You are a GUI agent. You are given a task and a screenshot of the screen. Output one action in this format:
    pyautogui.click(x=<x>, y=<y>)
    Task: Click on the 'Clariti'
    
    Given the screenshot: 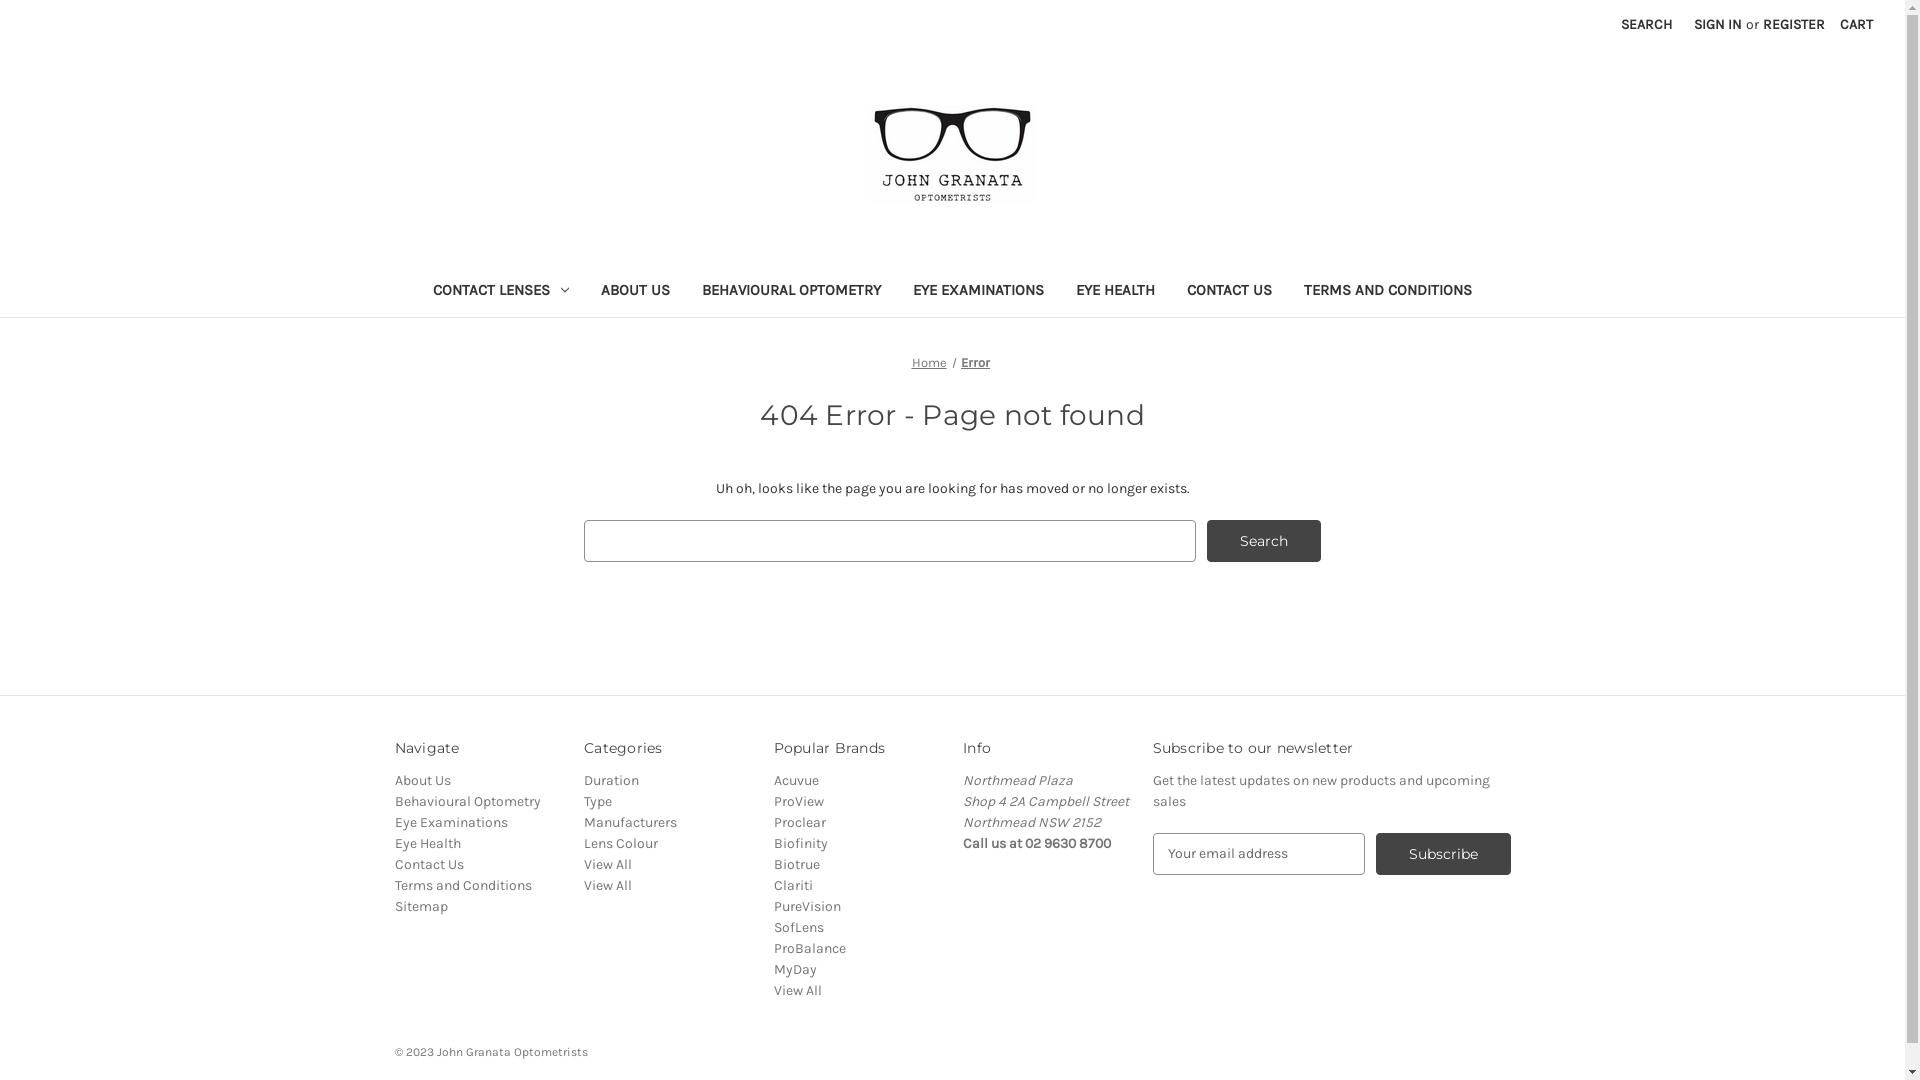 What is the action you would take?
    pyautogui.click(x=792, y=884)
    